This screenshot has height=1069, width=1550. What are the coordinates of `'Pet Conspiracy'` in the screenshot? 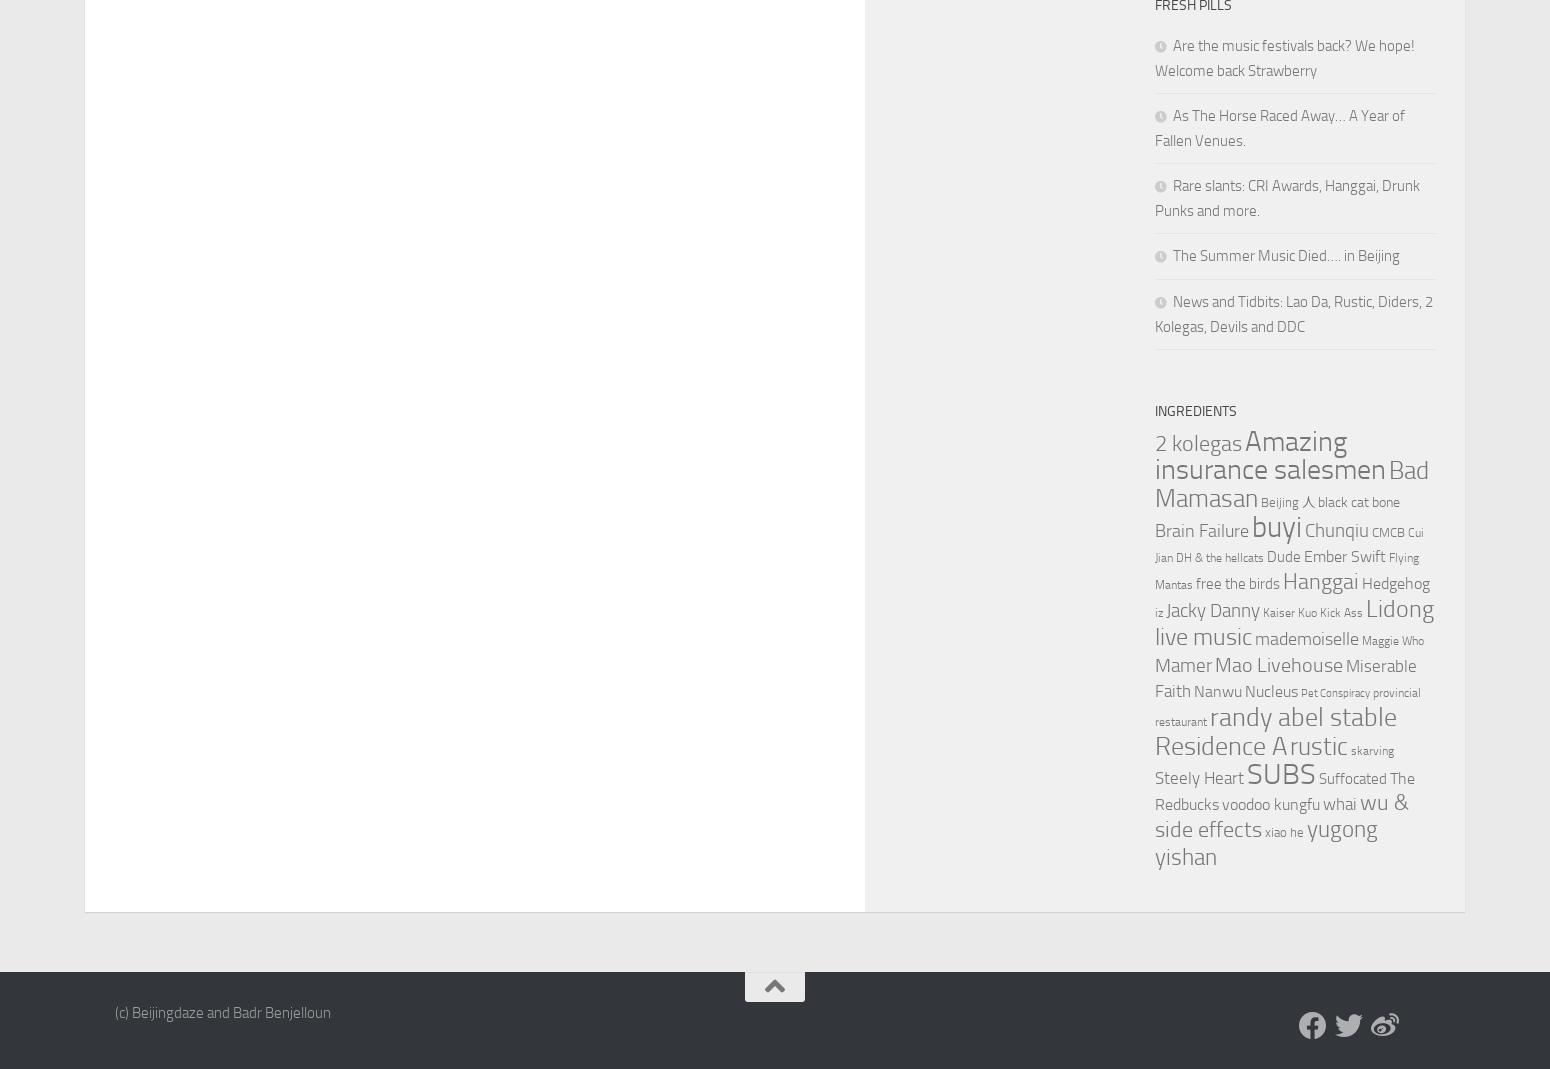 It's located at (1335, 692).